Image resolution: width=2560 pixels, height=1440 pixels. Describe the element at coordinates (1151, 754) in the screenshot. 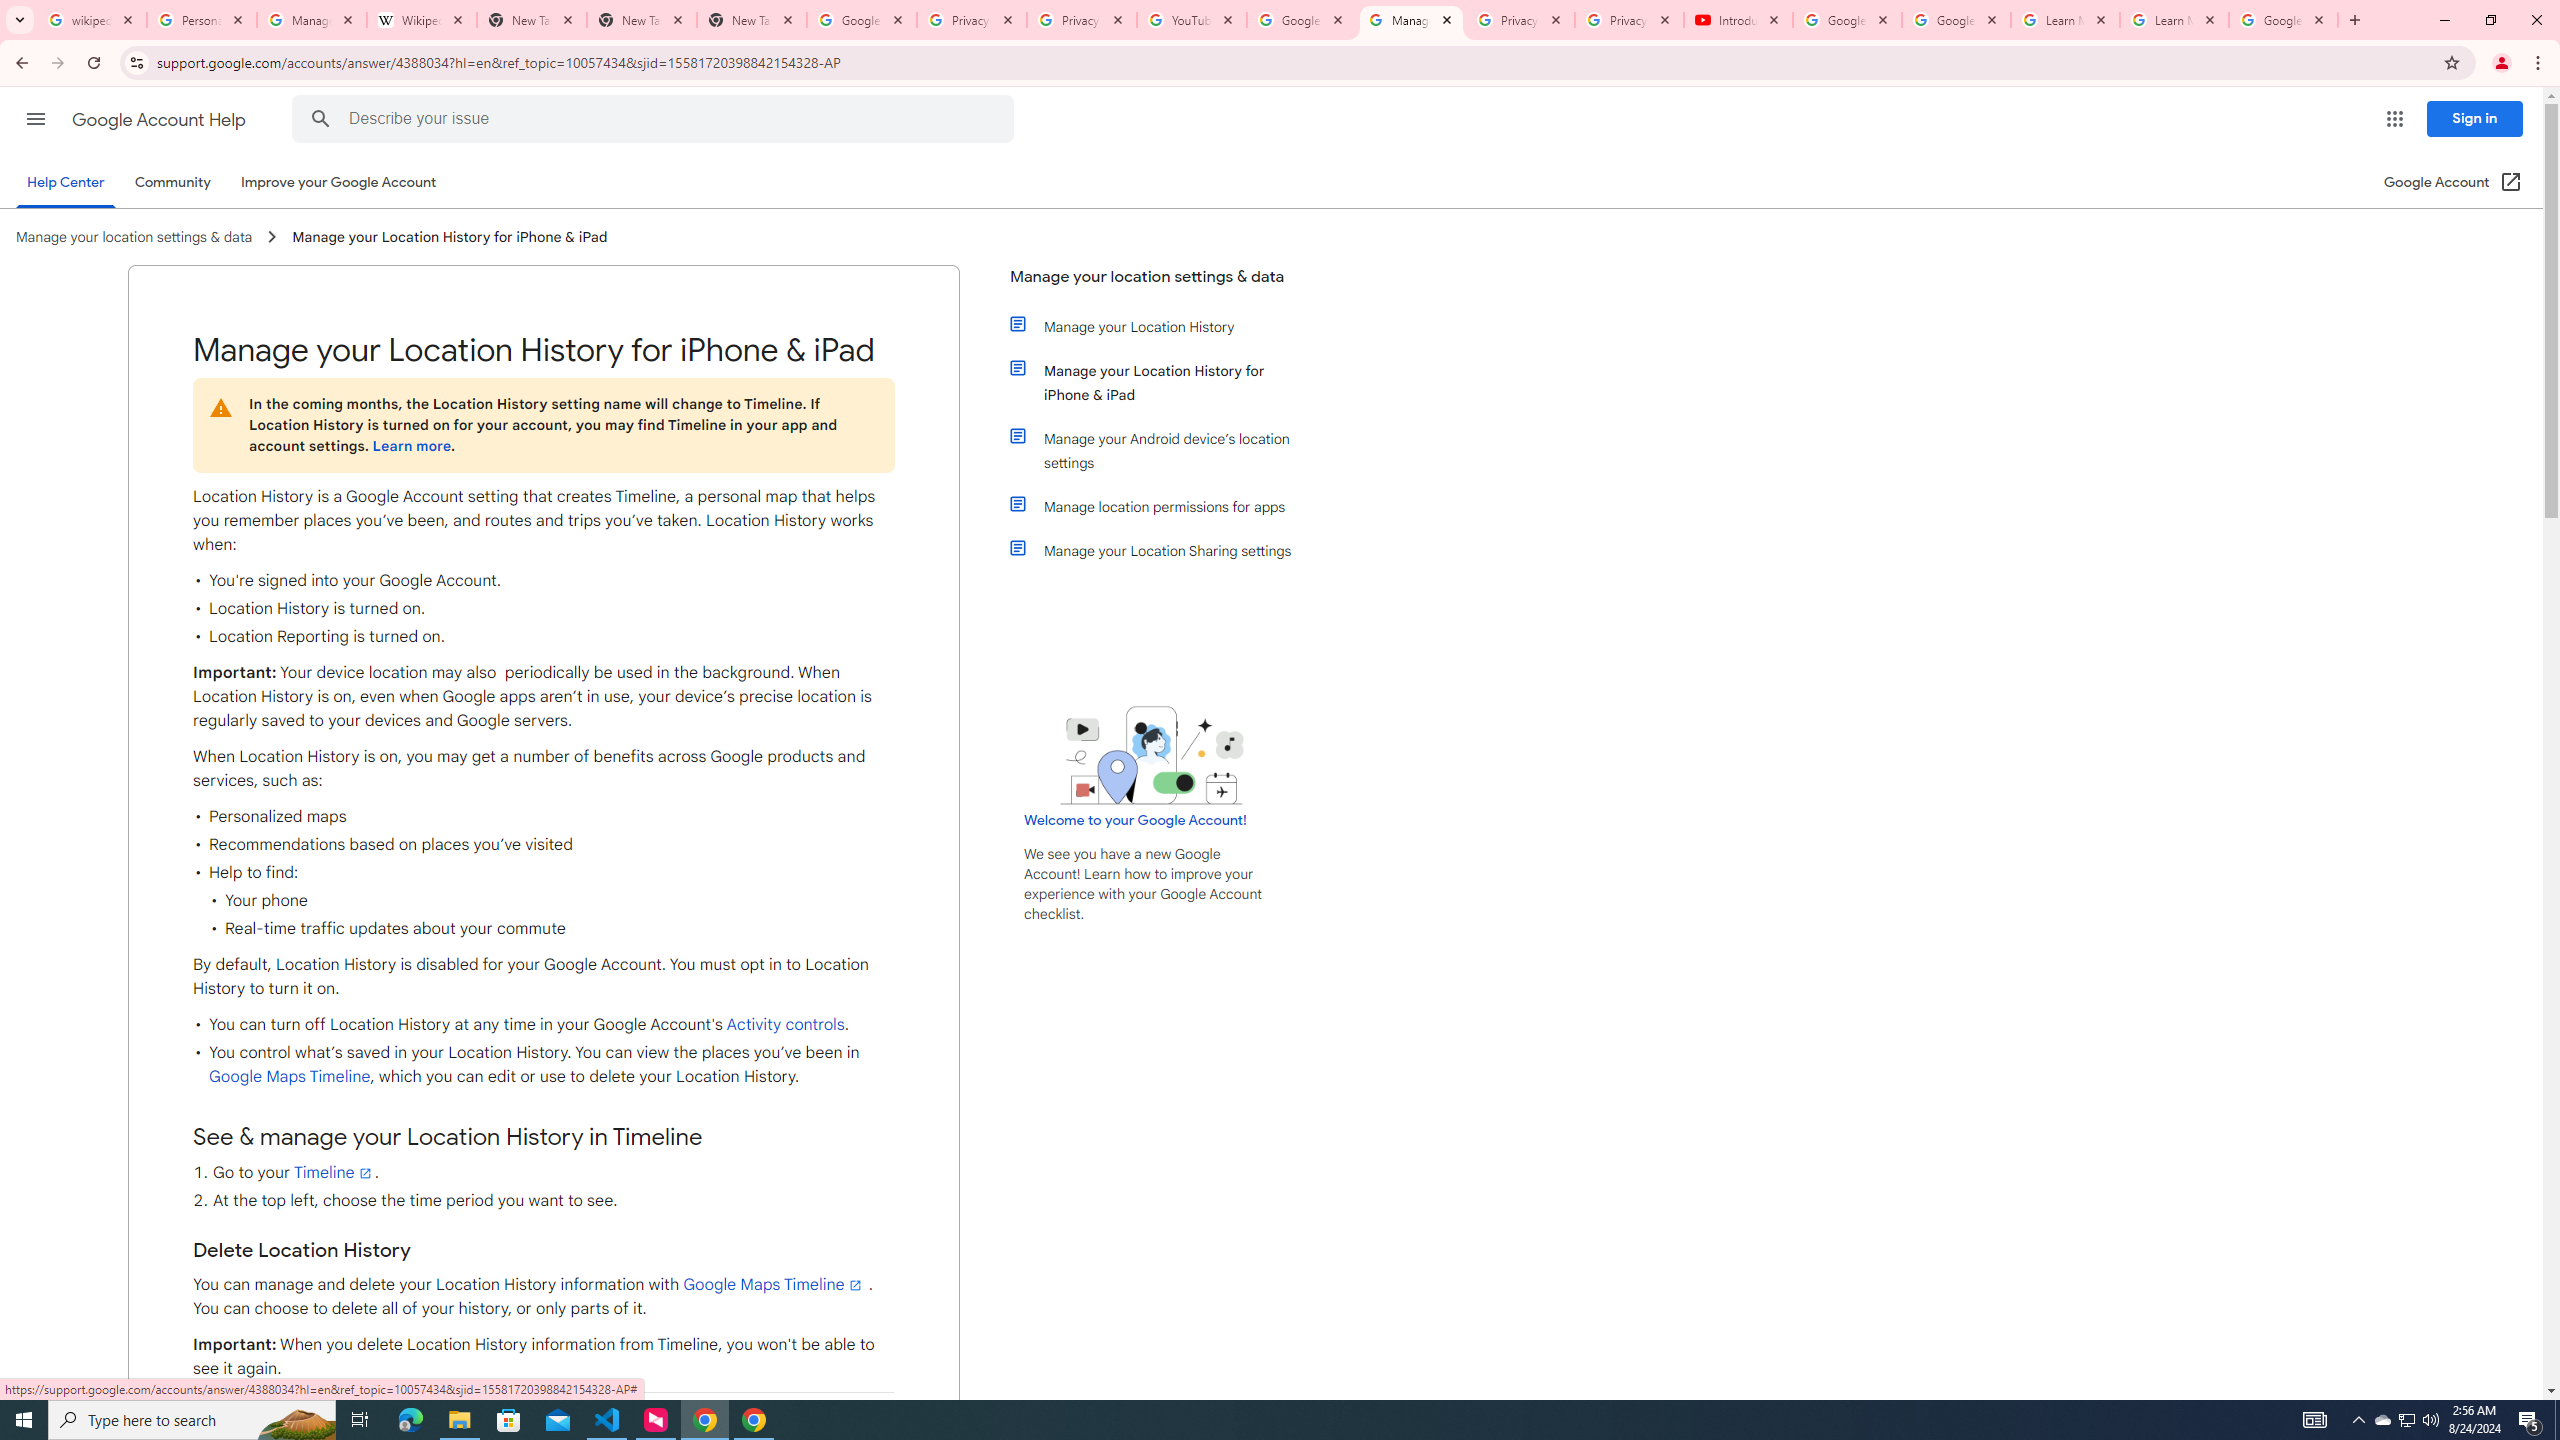

I see `'Learning Center home page image'` at that location.